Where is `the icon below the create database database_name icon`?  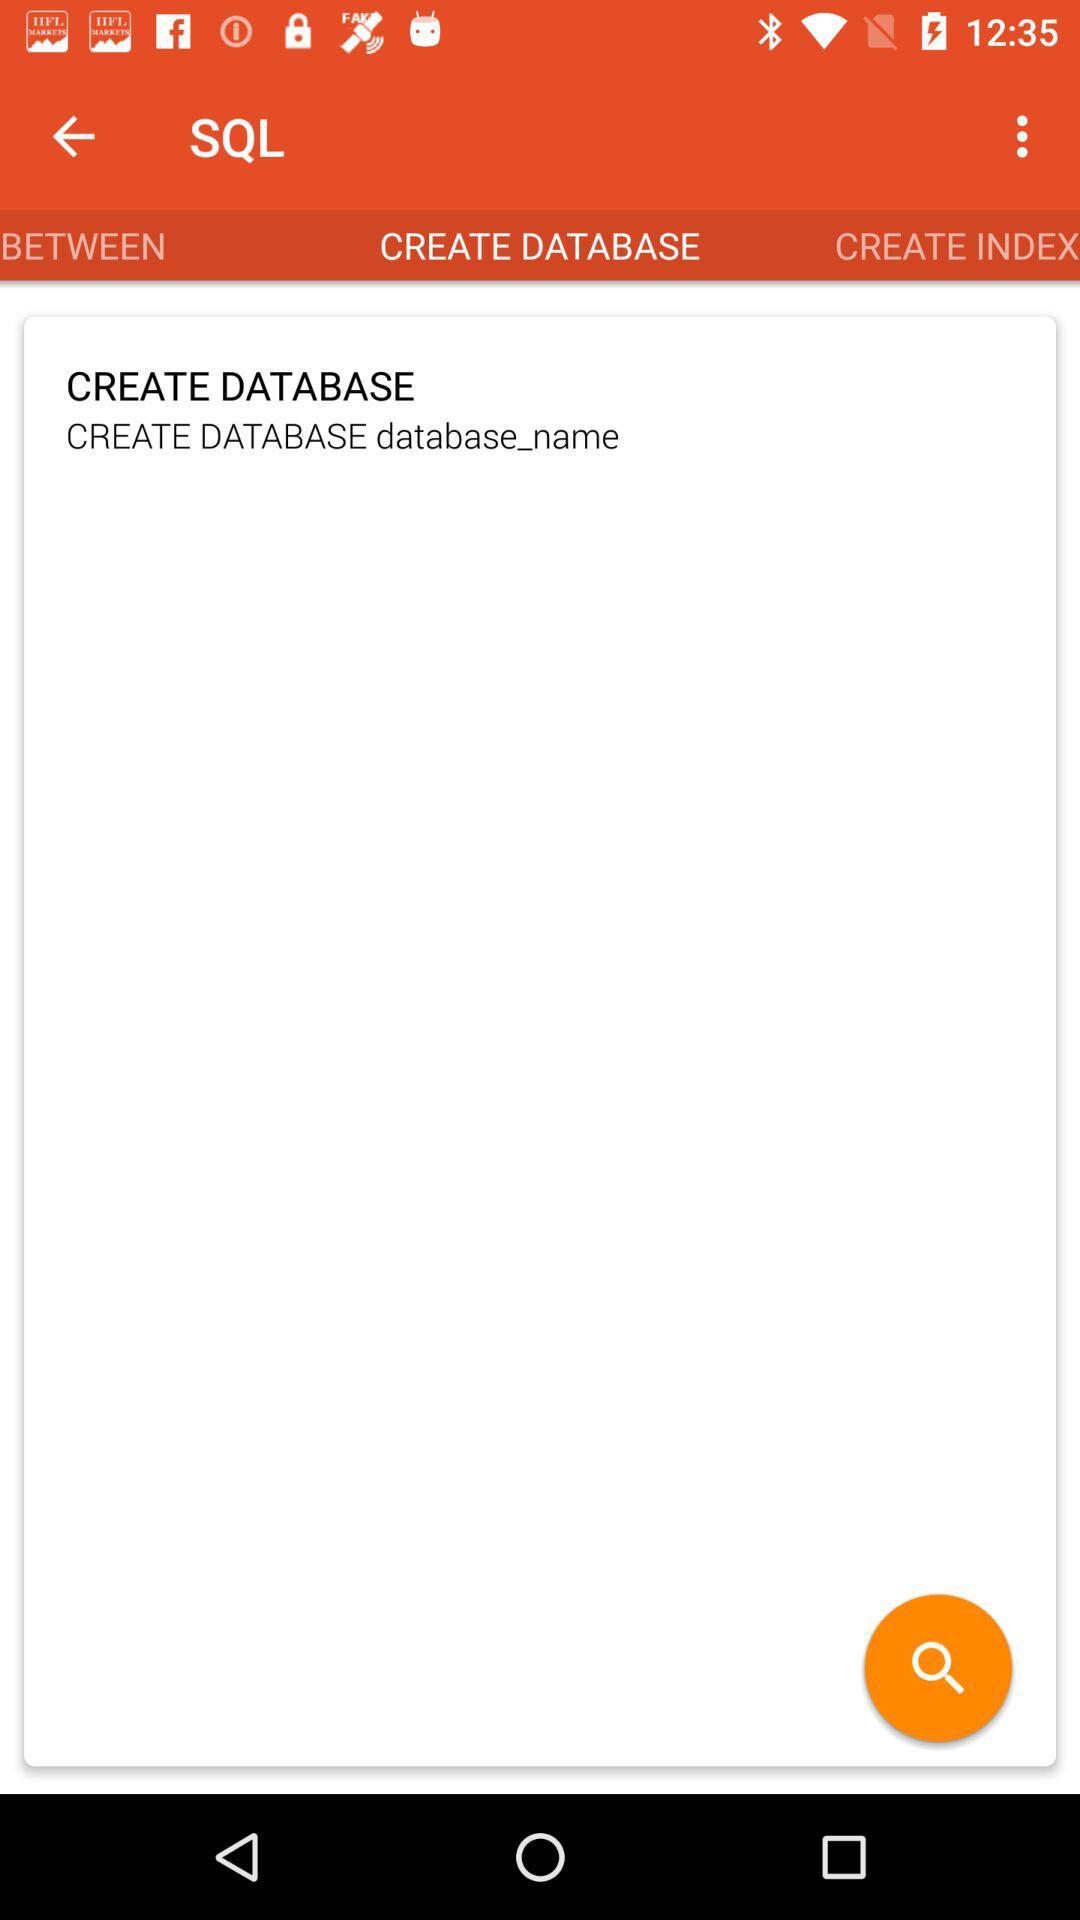 the icon below the create database database_name icon is located at coordinates (938, 1670).